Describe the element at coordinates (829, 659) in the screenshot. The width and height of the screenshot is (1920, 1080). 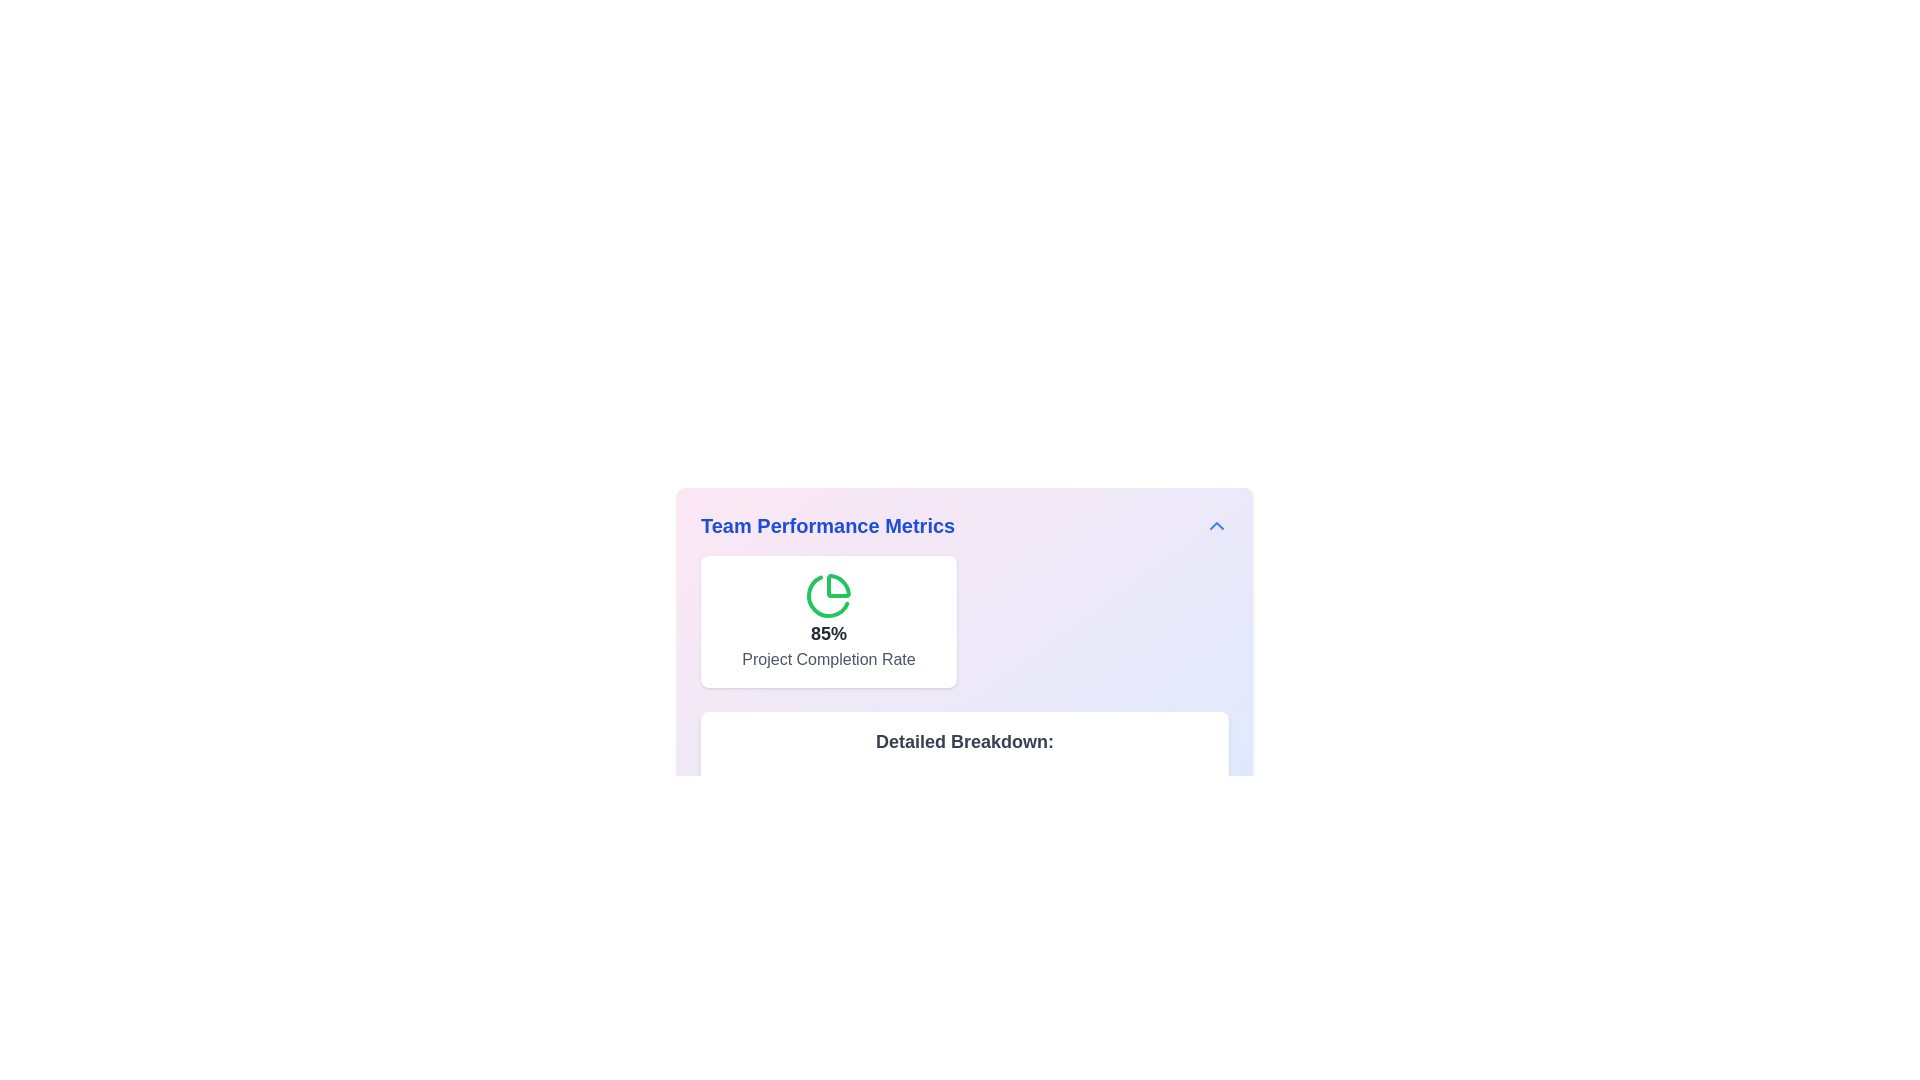
I see `the text label displaying 'Project Completion Rate' in gray color, positioned below '85%' inside a card layout under 'Team Performance Metrics'` at that location.